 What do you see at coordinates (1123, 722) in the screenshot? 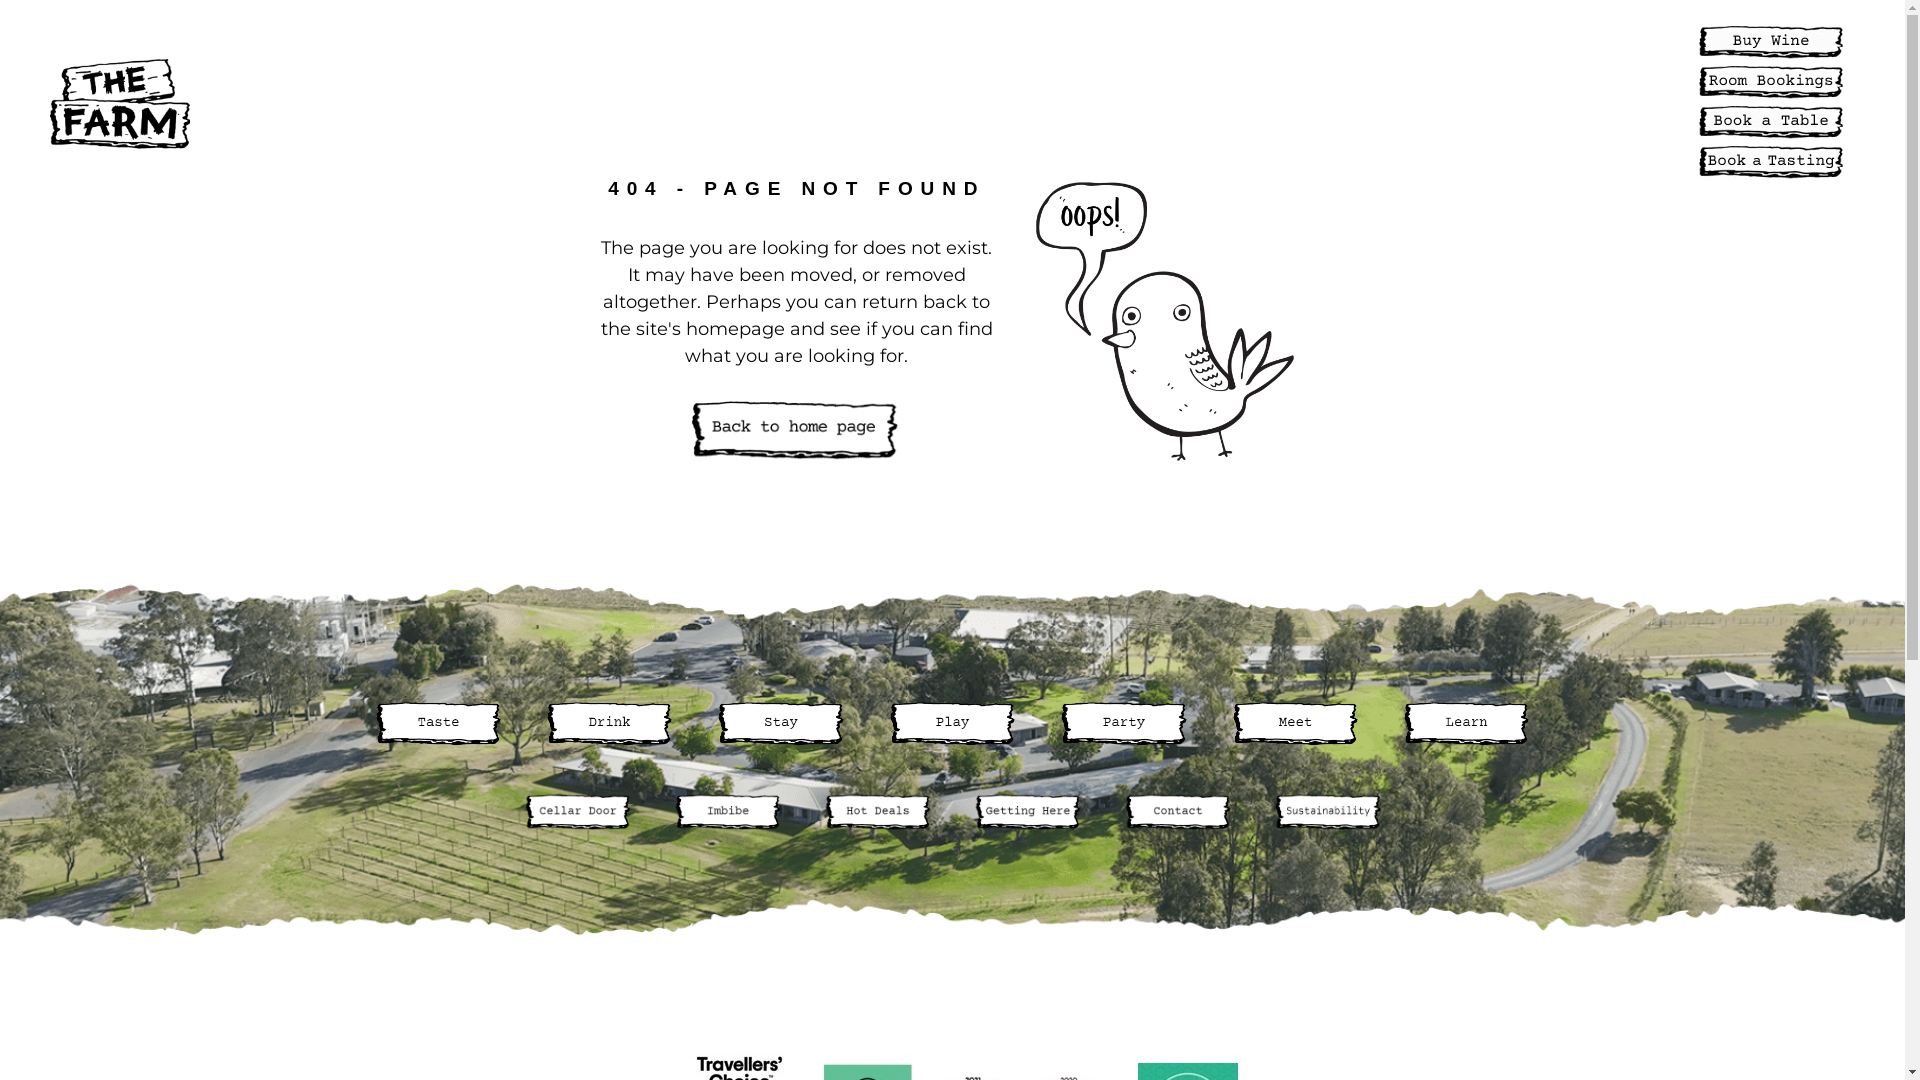
I see `'Party-4'` at bounding box center [1123, 722].